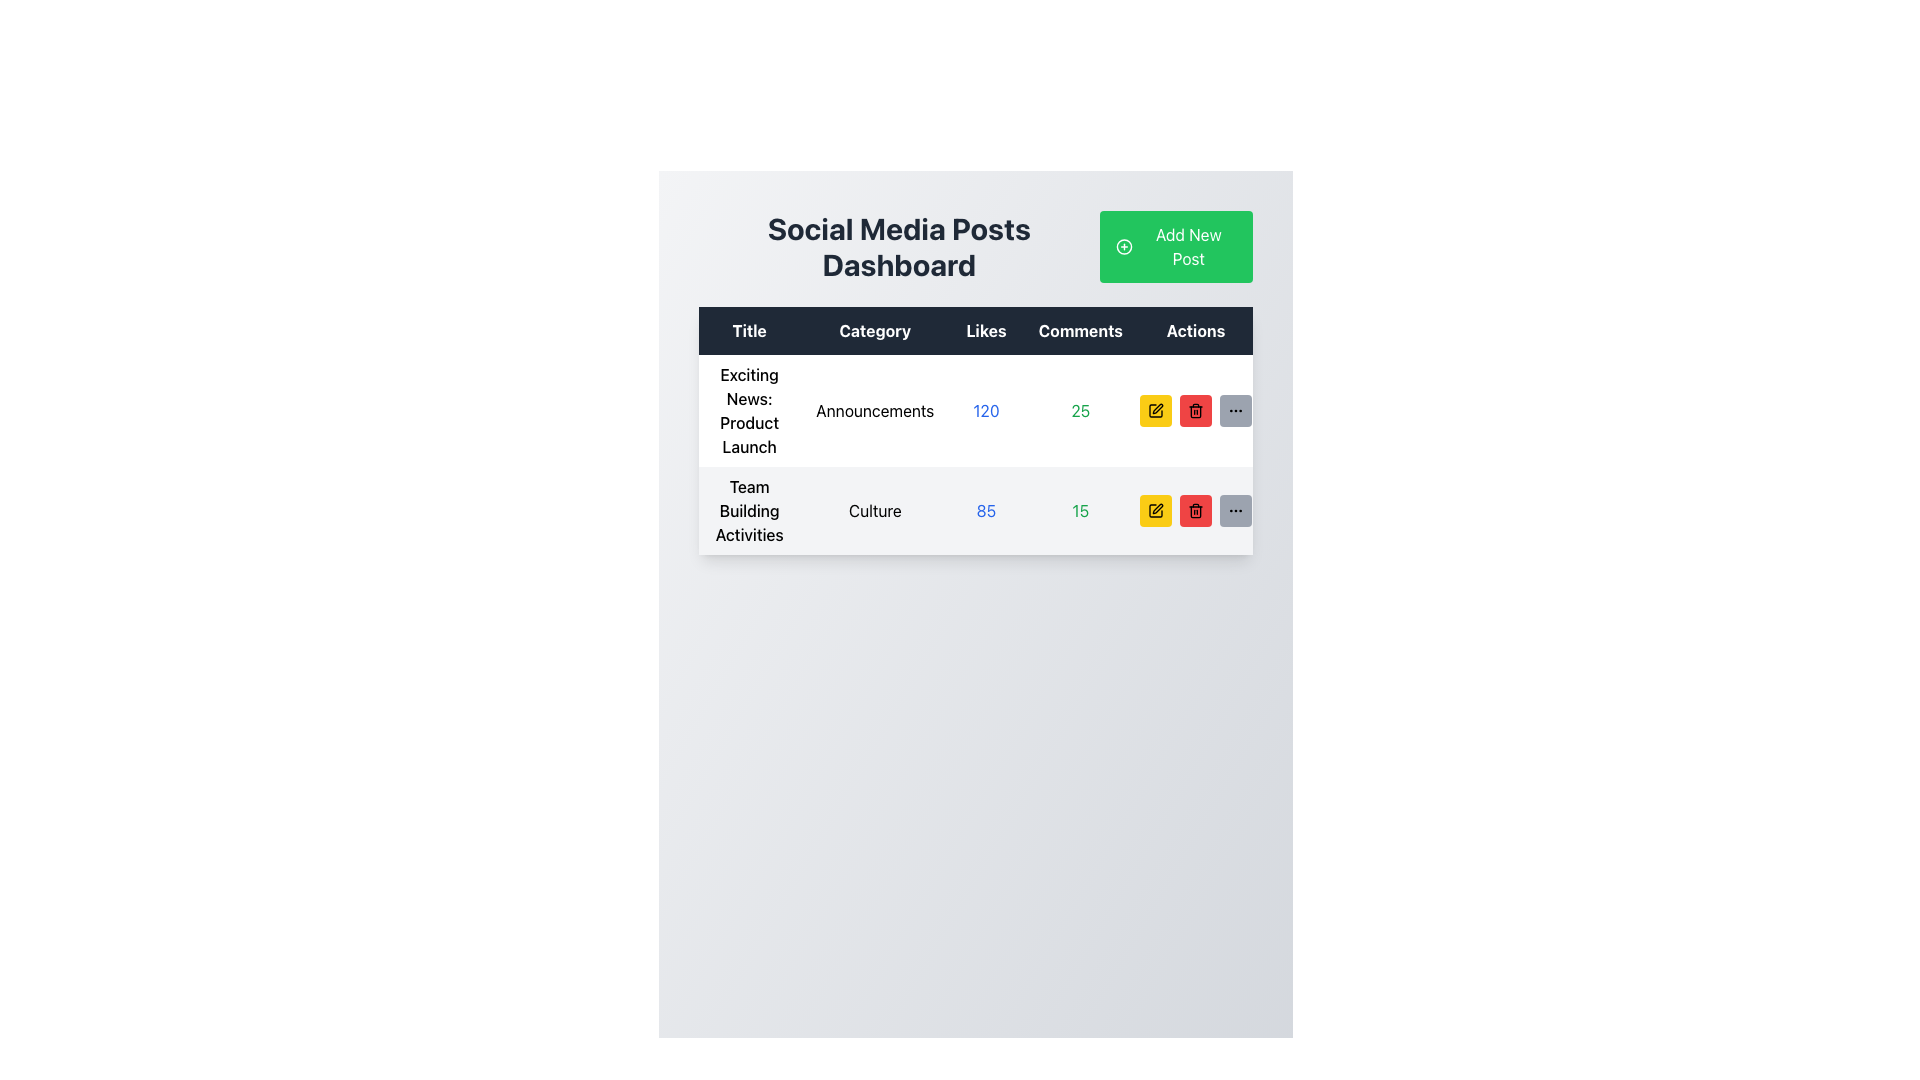  Describe the element at coordinates (975, 455) in the screenshot. I see `the first data row in the 'Social Media Posts Dashboard' table, which displays information about the post titled 'Exciting News: Product Launch'` at that location.